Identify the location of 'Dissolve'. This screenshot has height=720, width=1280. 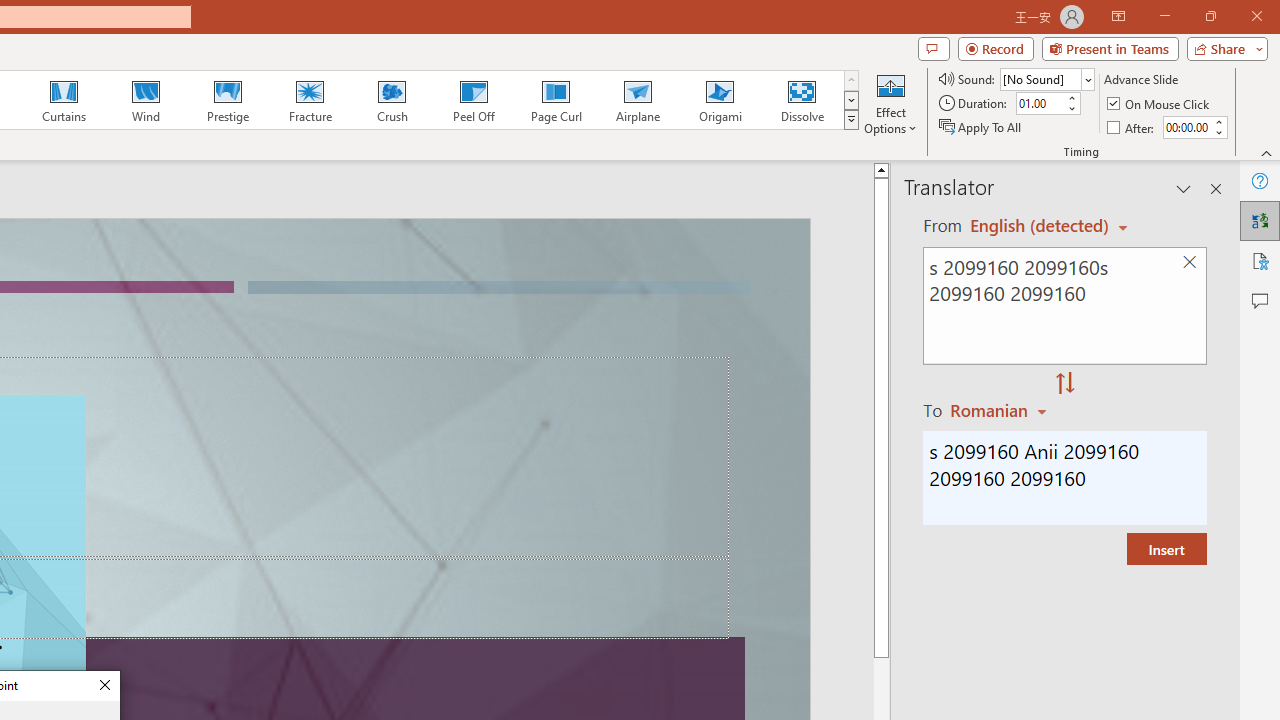
(802, 100).